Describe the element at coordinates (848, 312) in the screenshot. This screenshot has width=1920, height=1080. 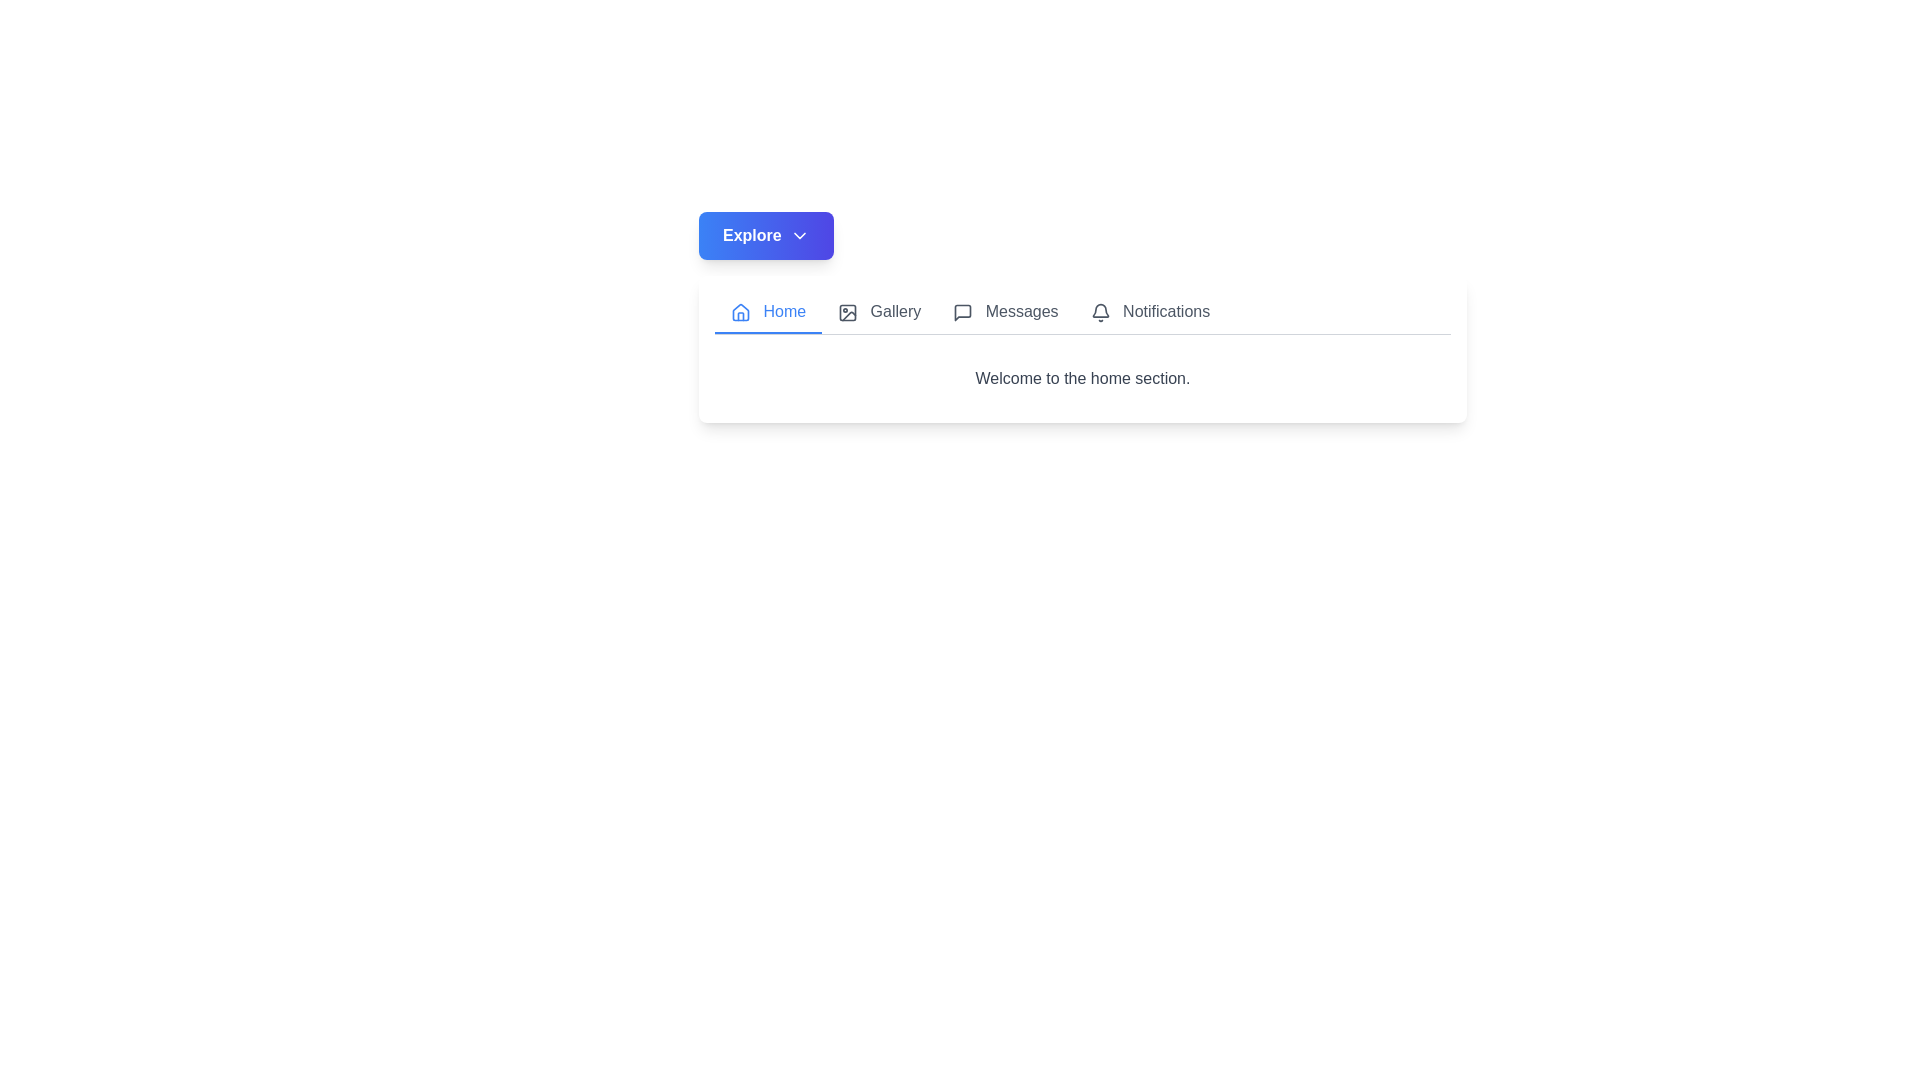
I see `the 'Gallery' icon located in the navigation panel, positioned next to the 'Gallery' text, between 'Home' and 'Messages'` at that location.